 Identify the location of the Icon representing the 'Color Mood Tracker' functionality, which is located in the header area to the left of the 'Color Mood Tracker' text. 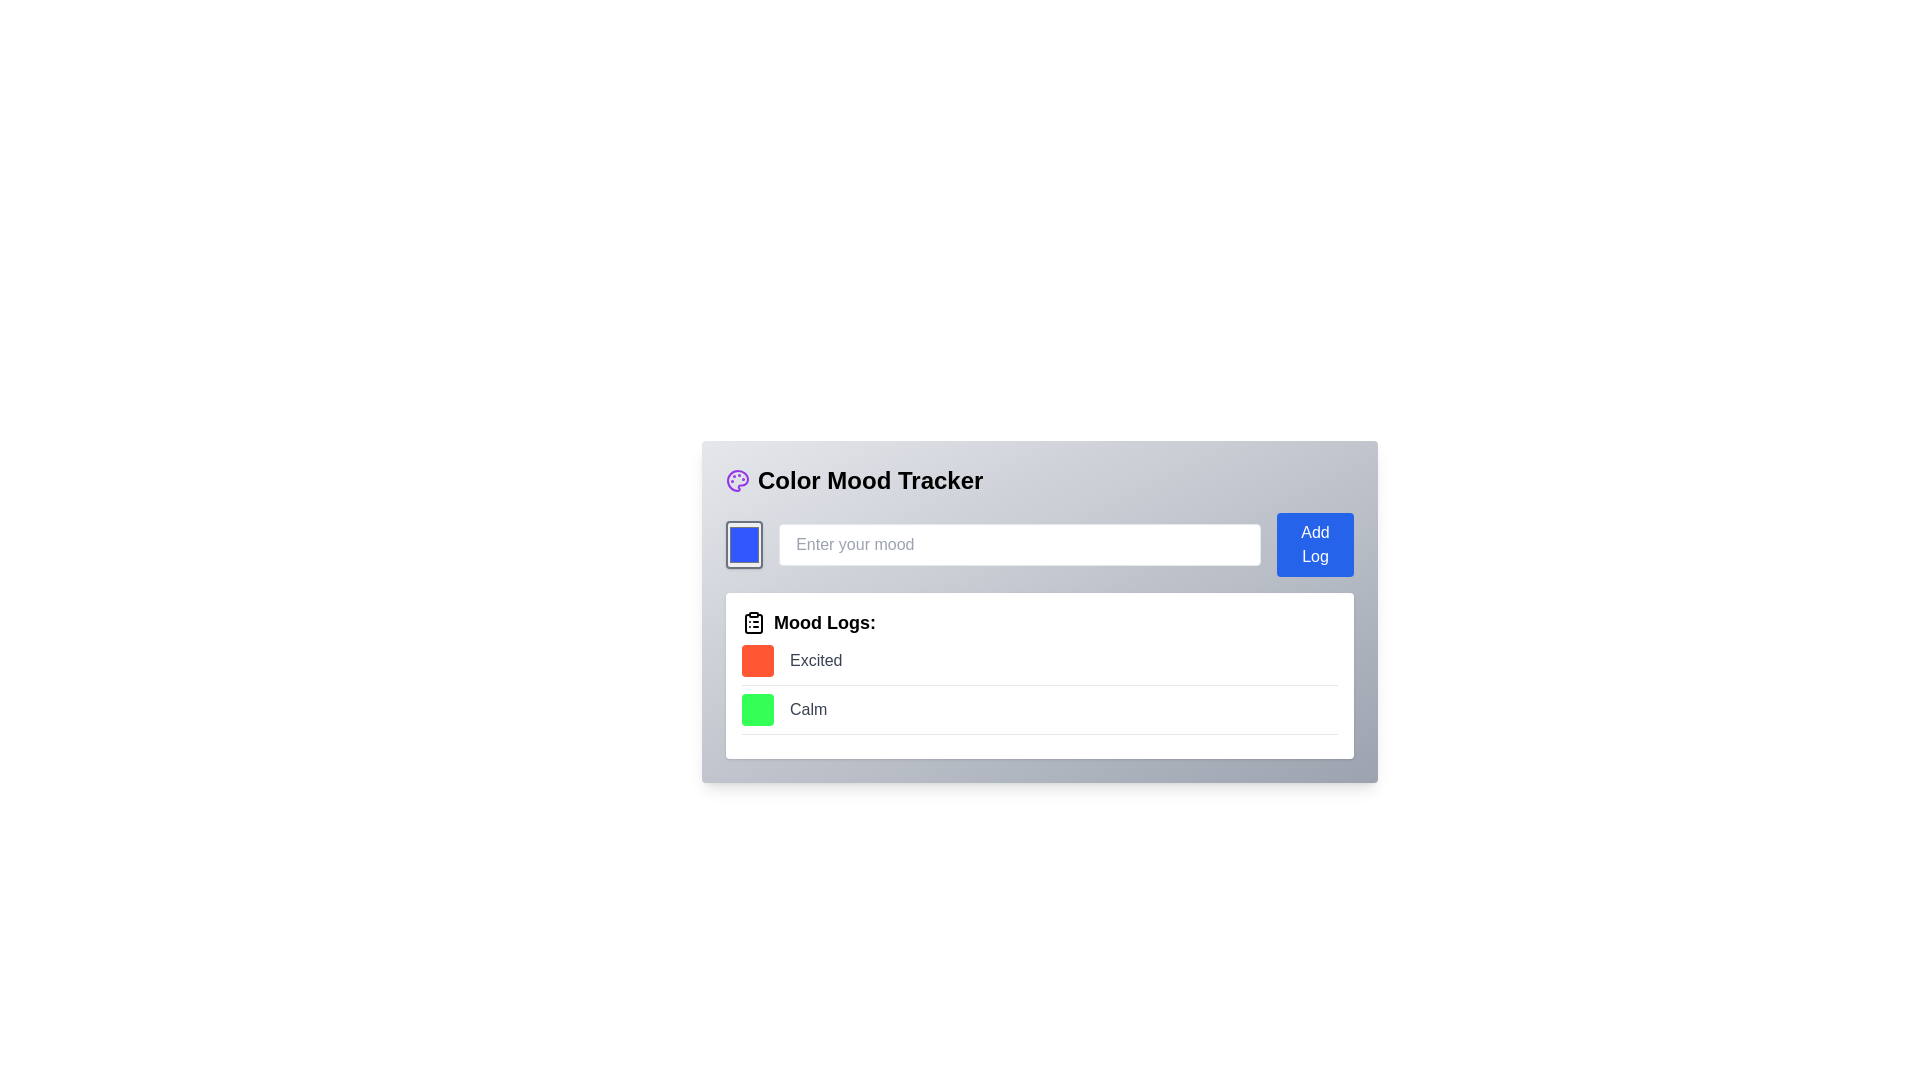
(737, 481).